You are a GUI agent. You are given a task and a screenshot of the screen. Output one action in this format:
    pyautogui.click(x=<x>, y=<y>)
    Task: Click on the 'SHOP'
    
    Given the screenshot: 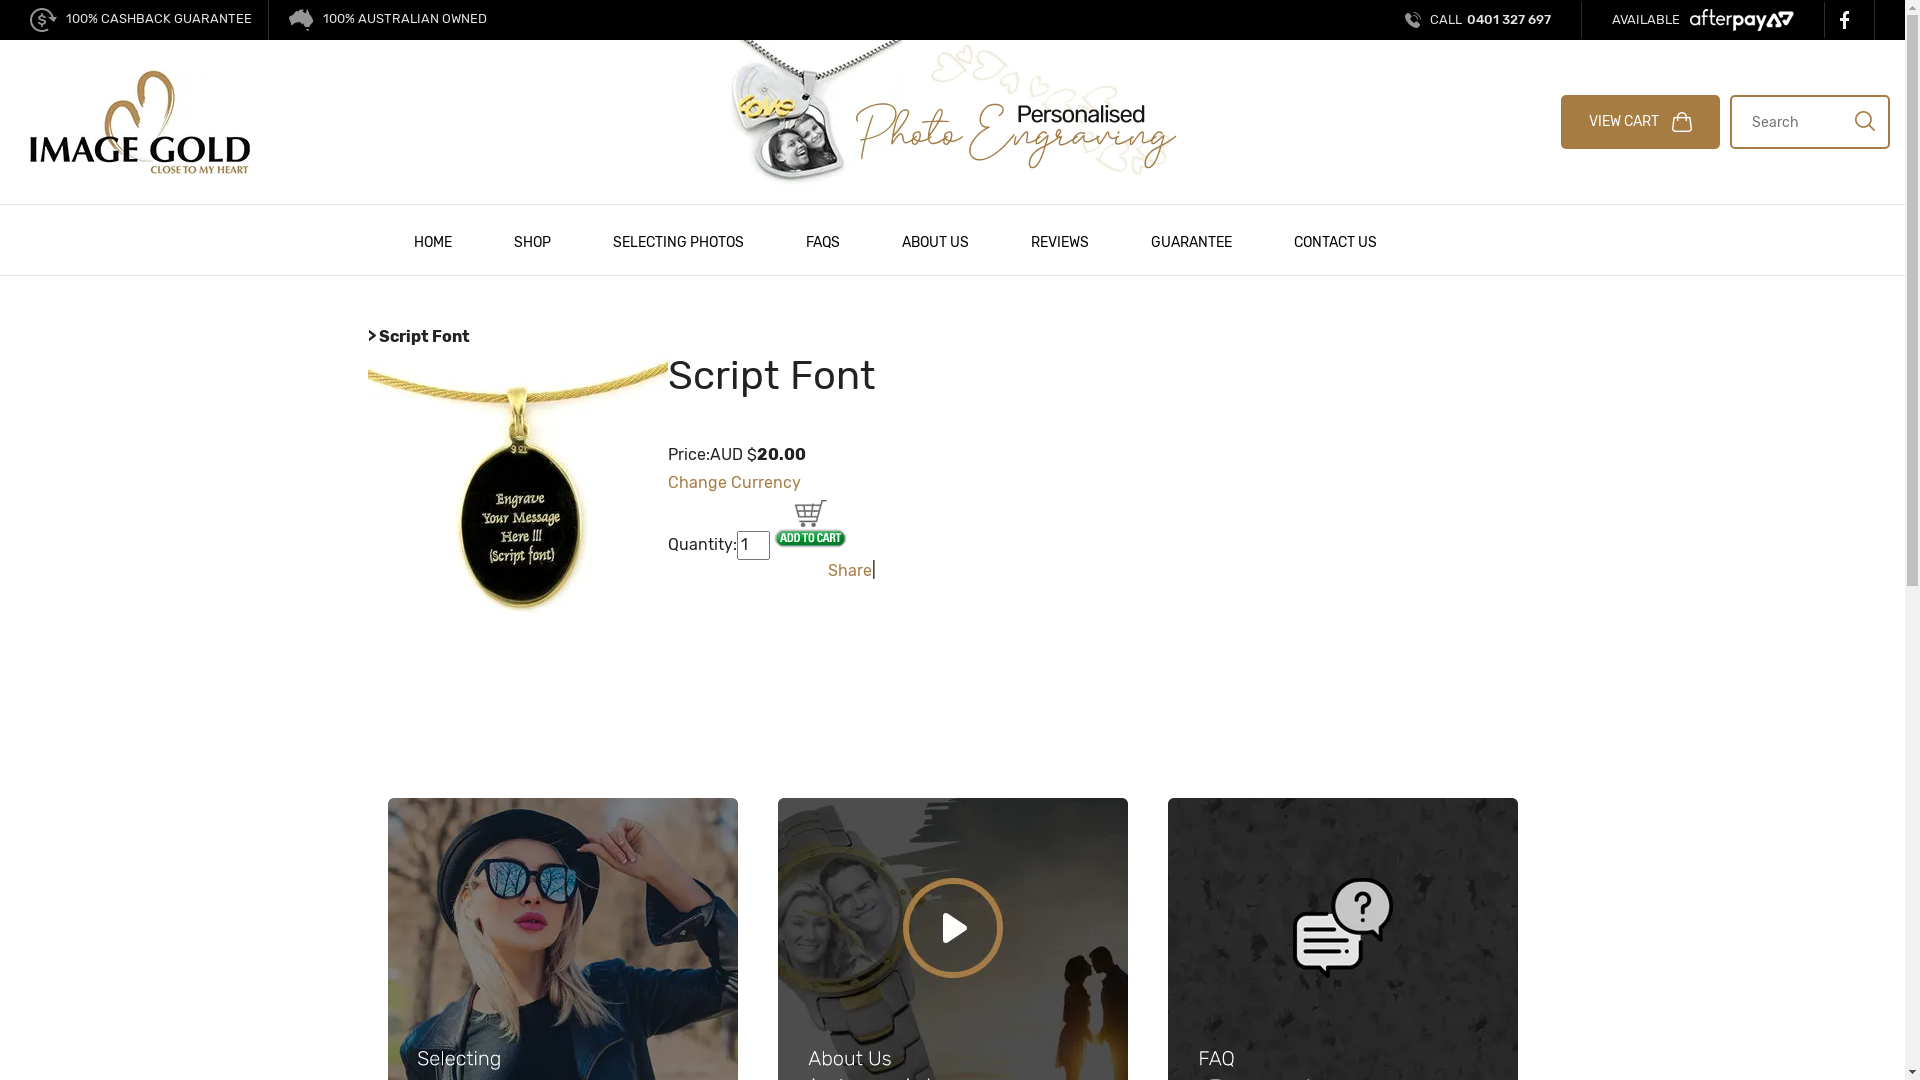 What is the action you would take?
    pyautogui.click(x=512, y=239)
    